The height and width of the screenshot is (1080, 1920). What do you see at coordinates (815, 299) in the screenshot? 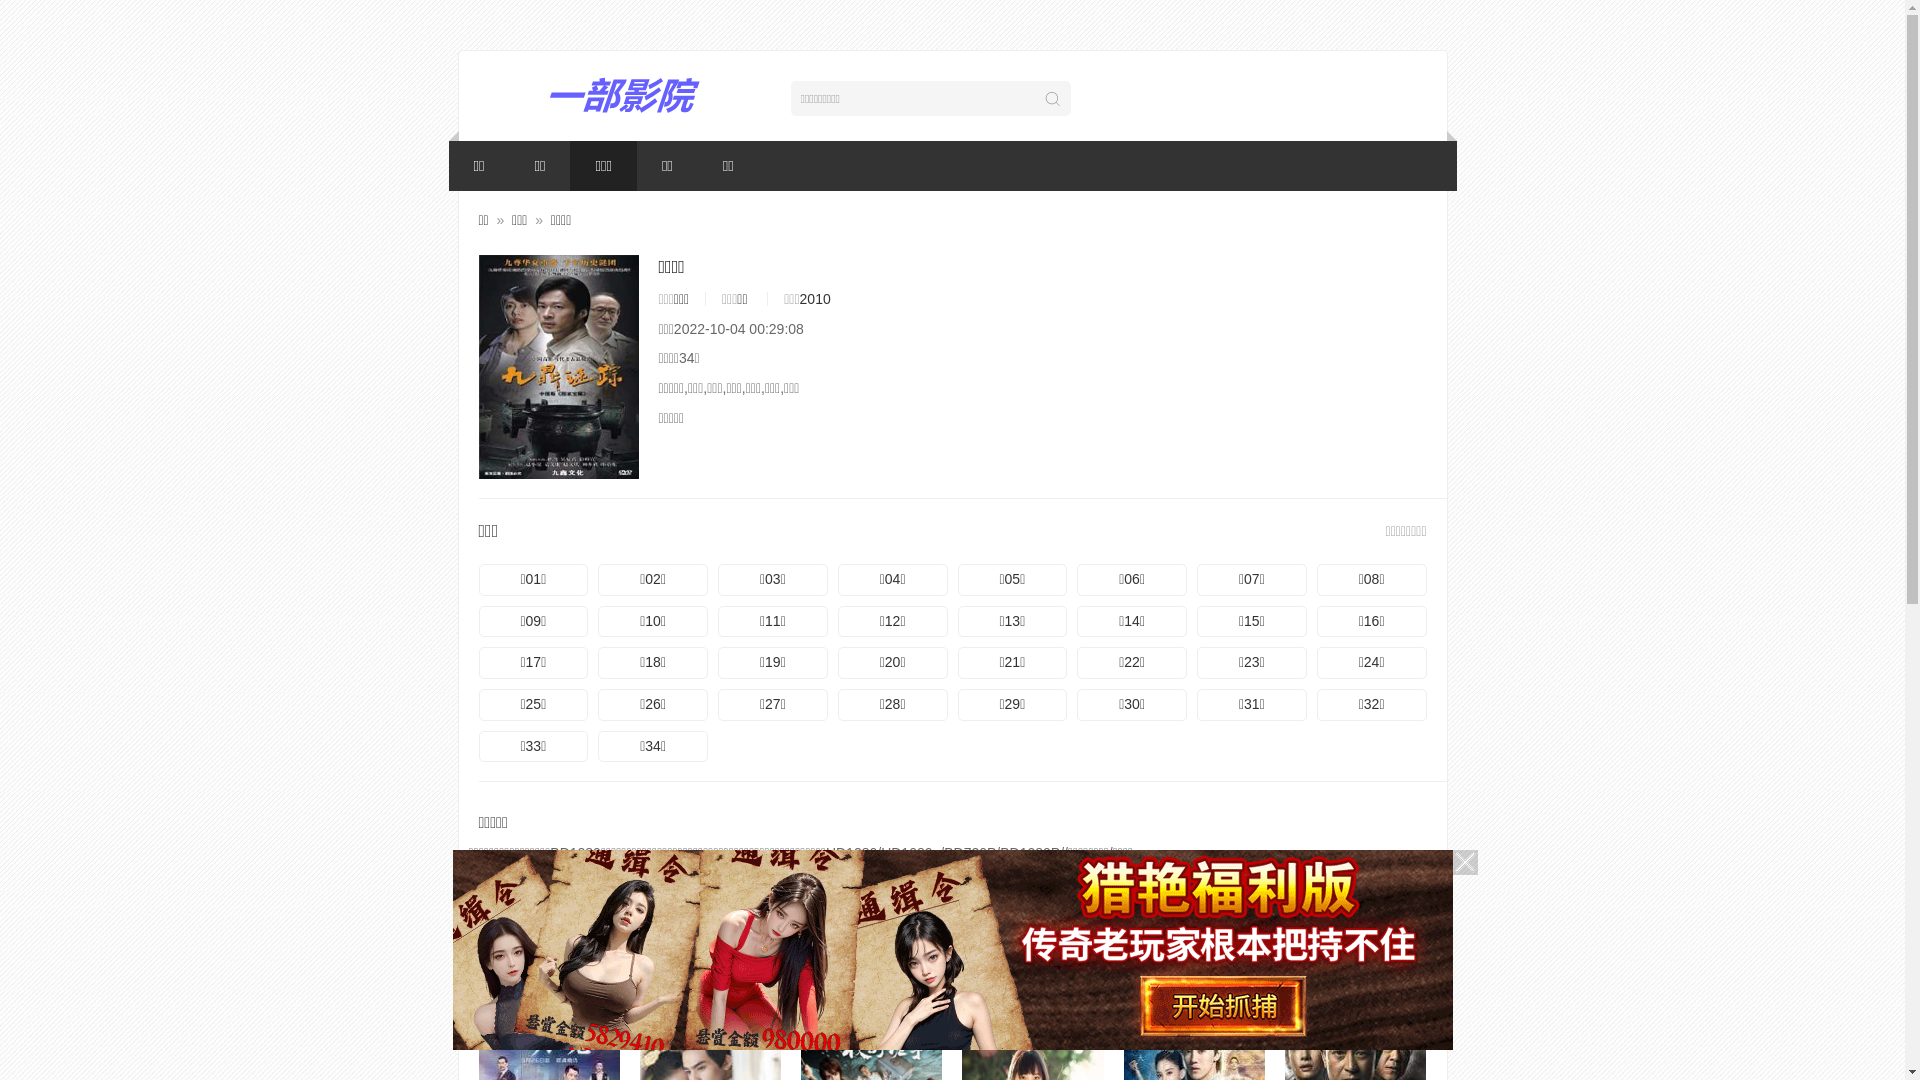
I see `'2010'` at bounding box center [815, 299].